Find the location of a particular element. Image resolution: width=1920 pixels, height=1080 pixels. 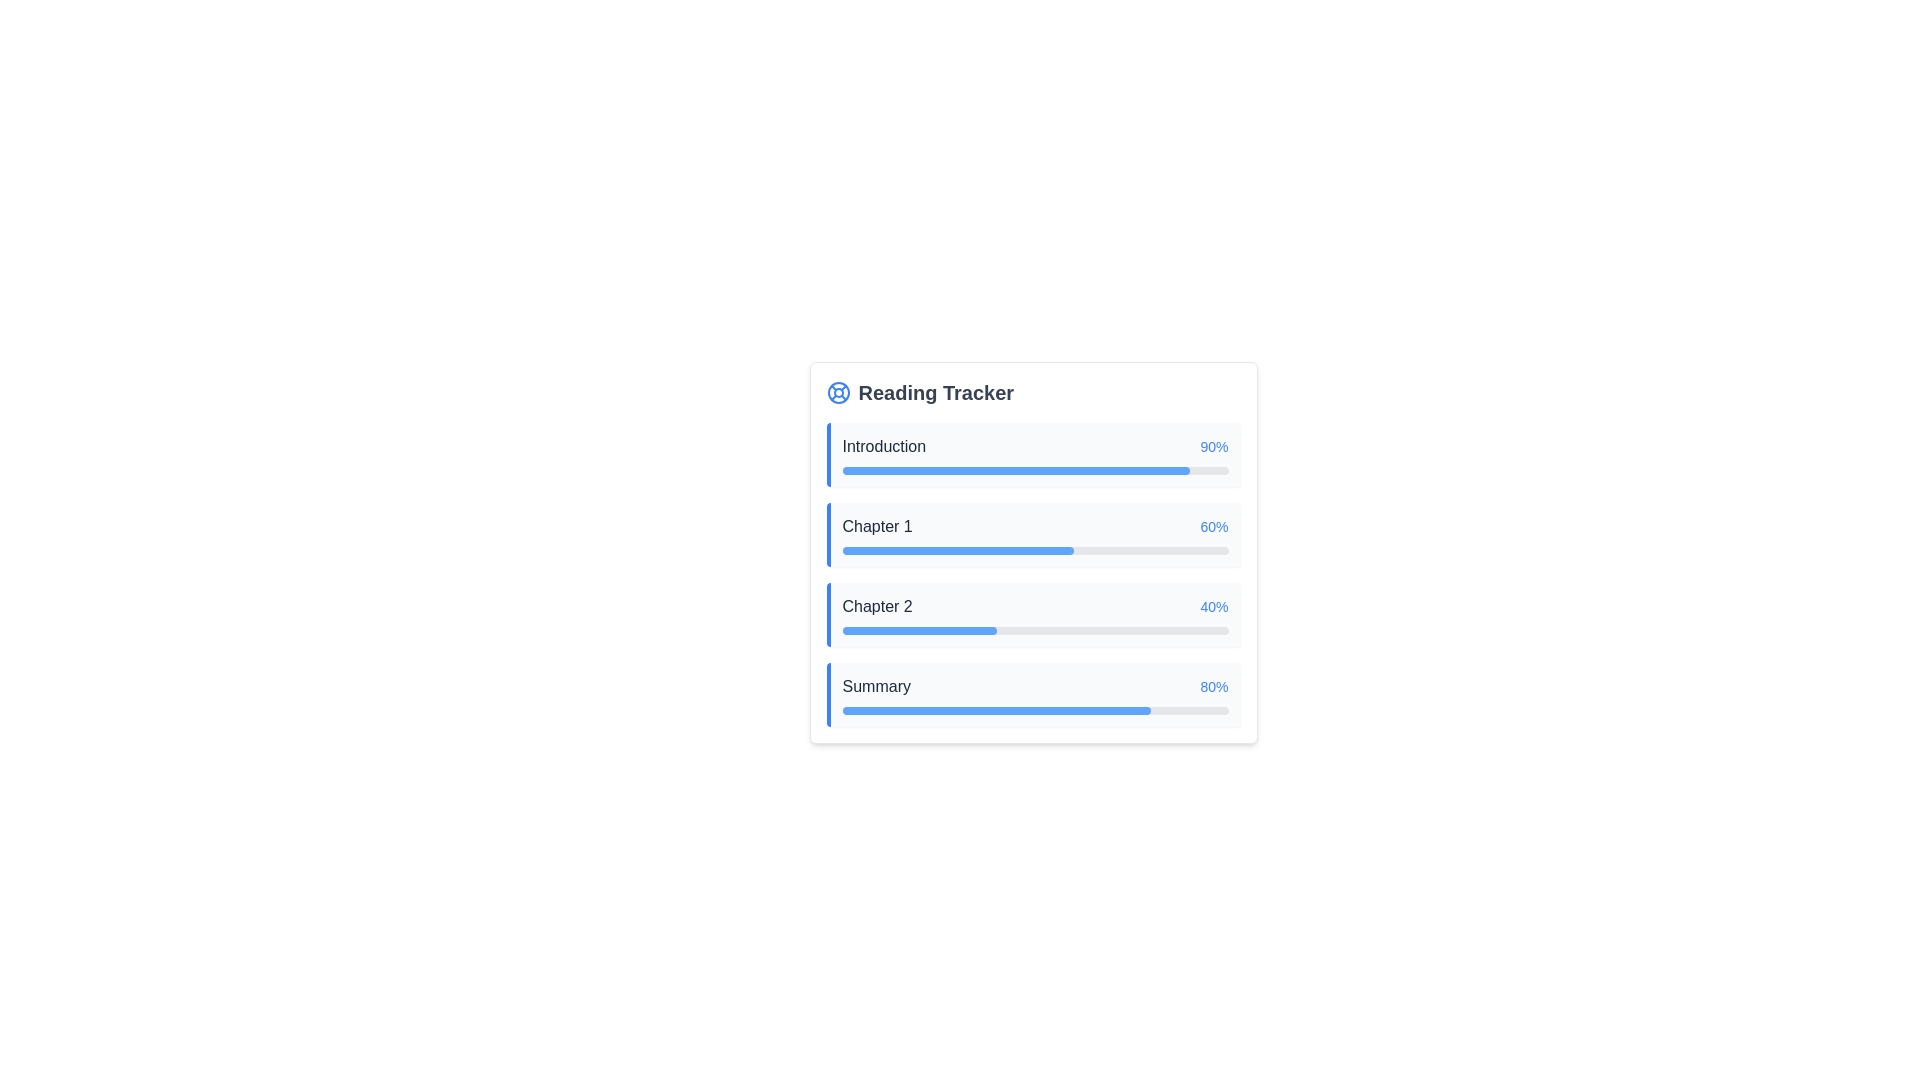

the text label displaying '90%' in bold blue font, positioned to the right of the 'Introduction' text is located at coordinates (1213, 446).